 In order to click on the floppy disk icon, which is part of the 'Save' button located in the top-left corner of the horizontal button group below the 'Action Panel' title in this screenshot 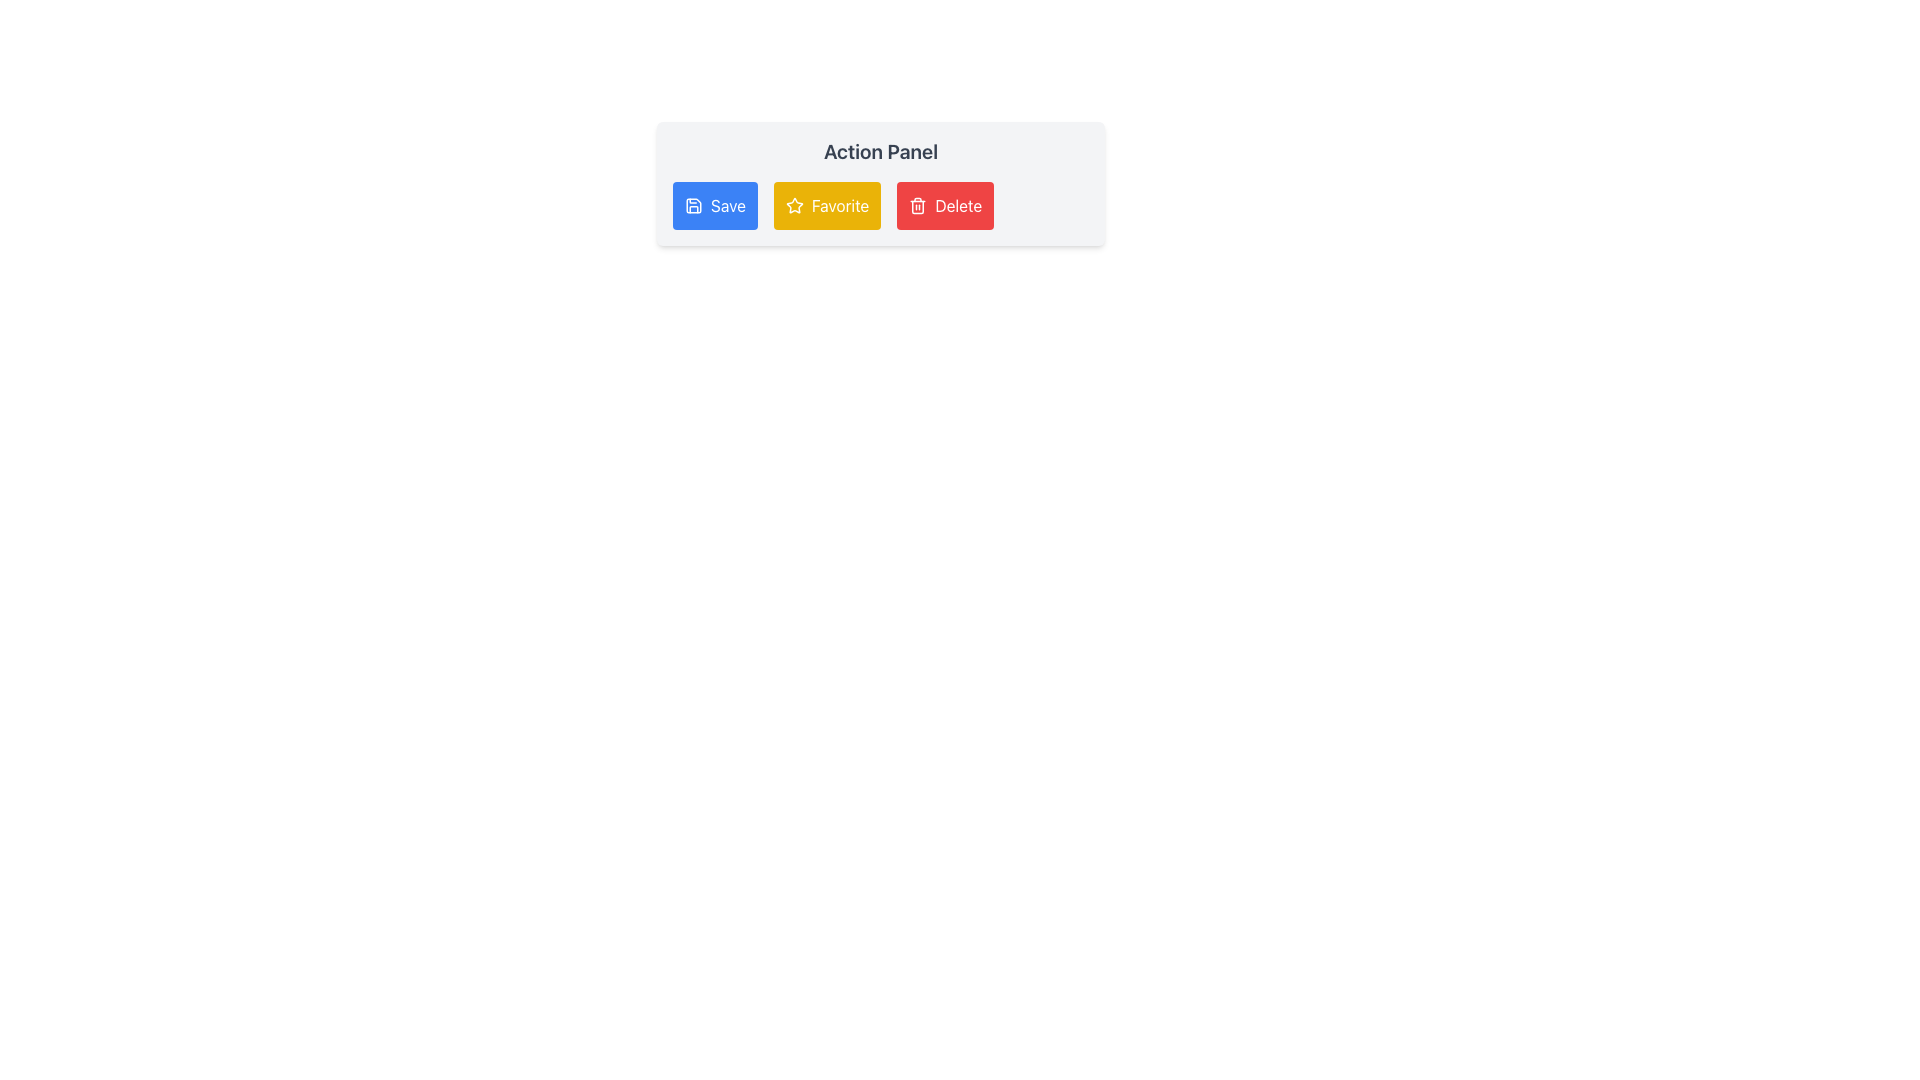, I will do `click(694, 205)`.